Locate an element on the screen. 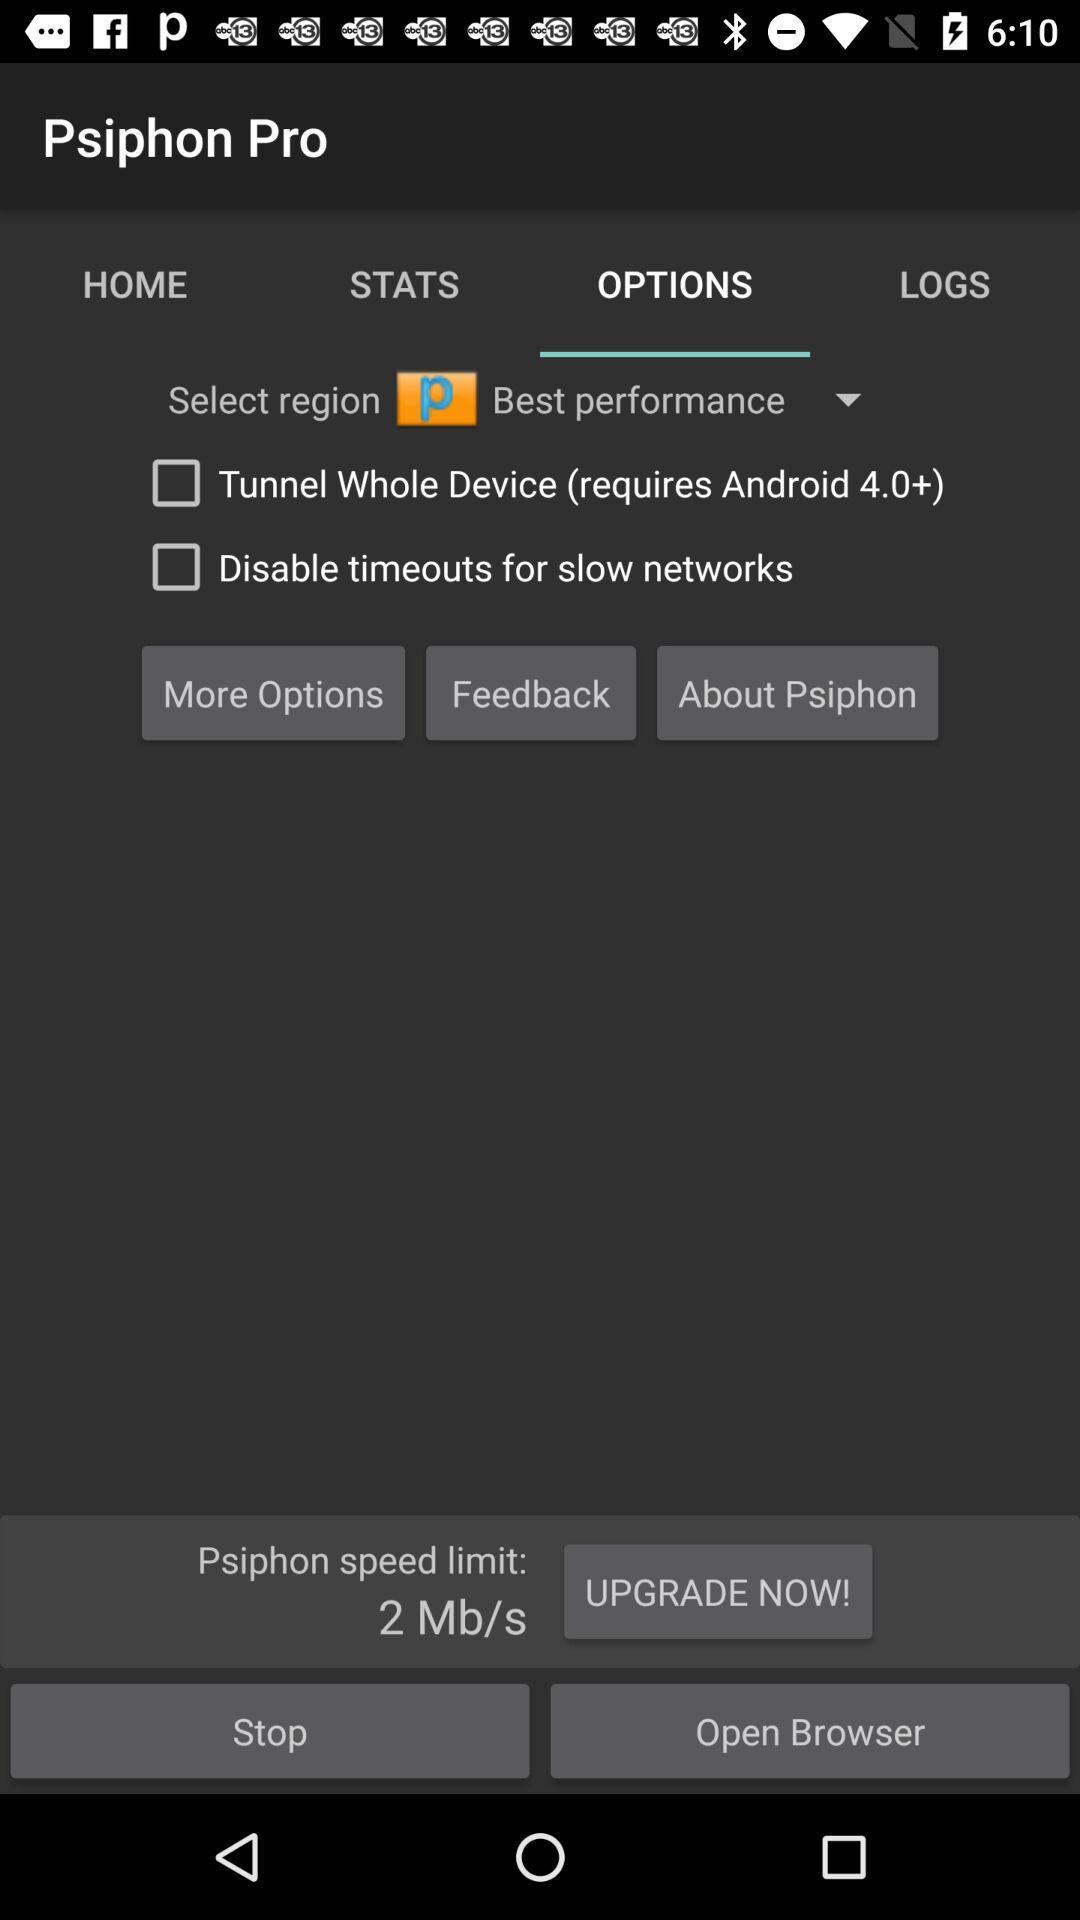  upgrade now is located at coordinates (717, 1591).